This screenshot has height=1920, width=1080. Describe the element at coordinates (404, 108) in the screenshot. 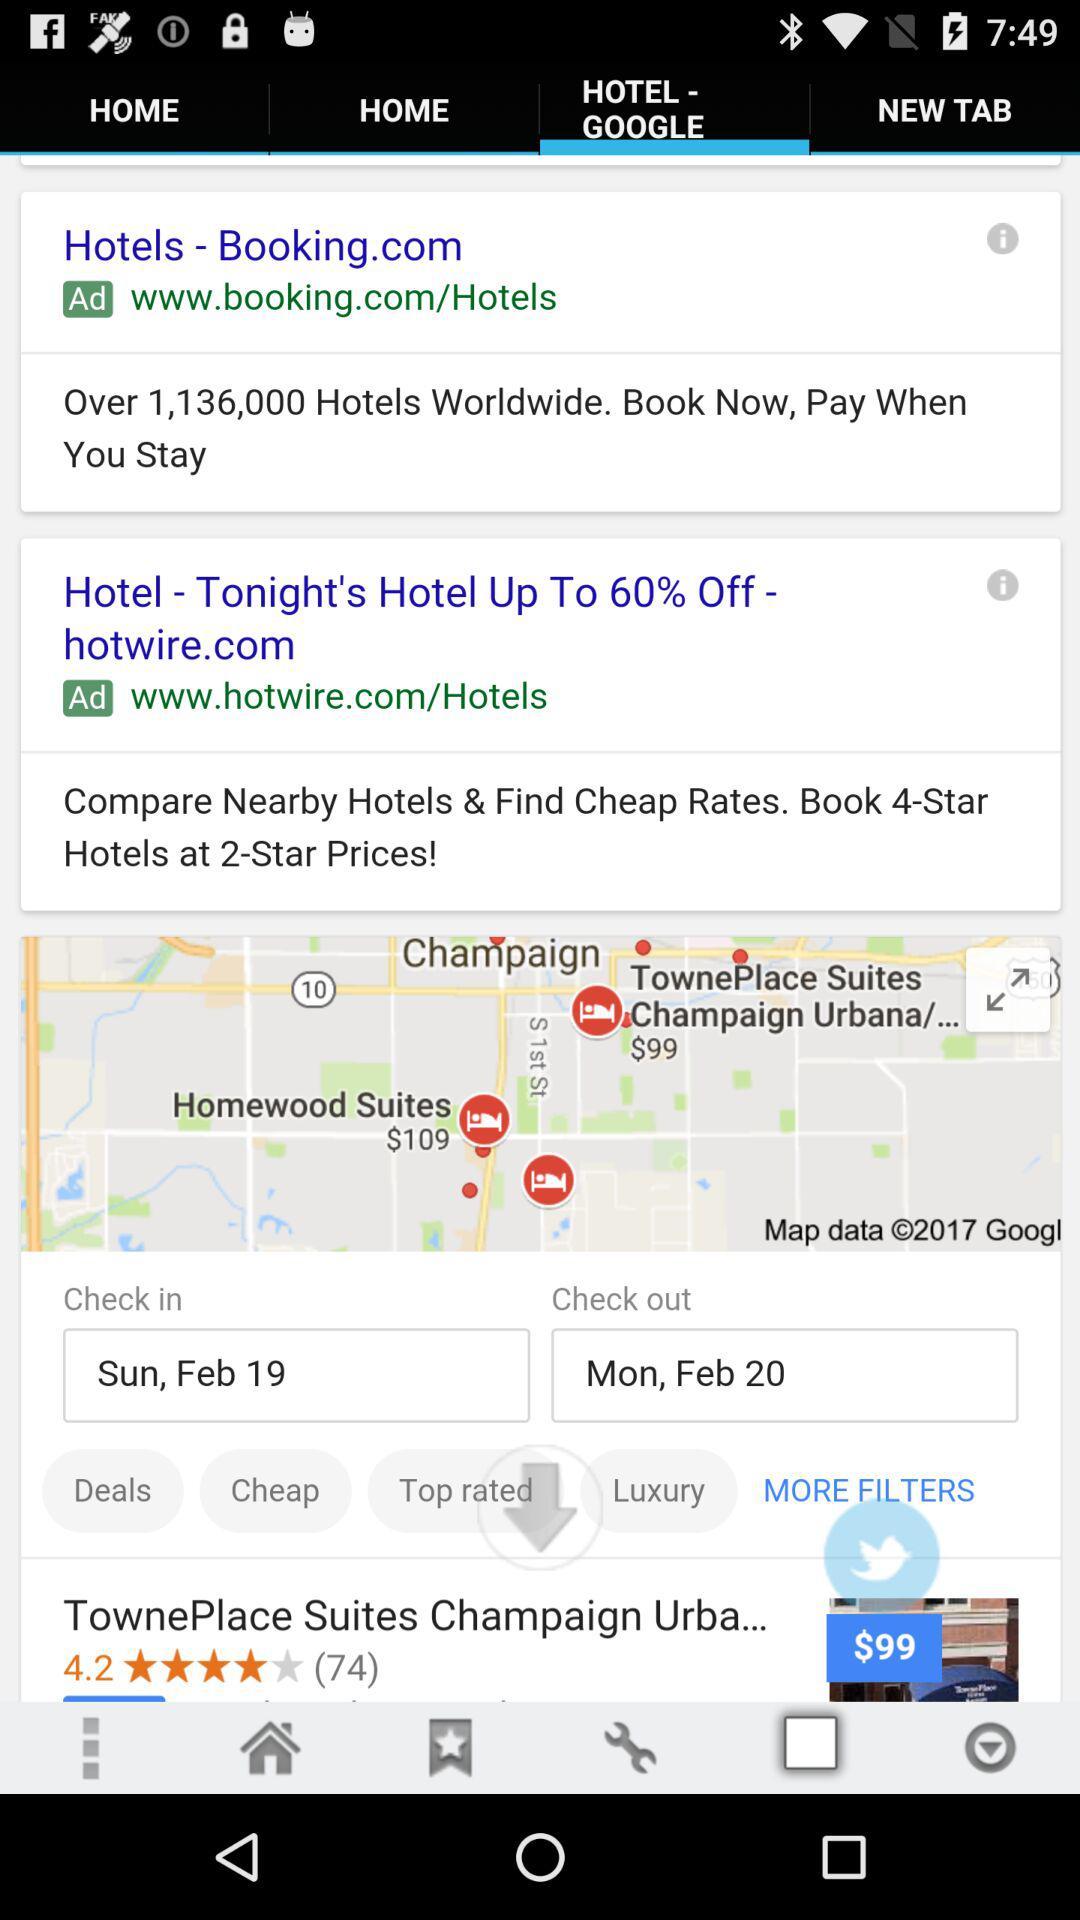

I see `the home option which is towards the left side of hotel google option` at that location.